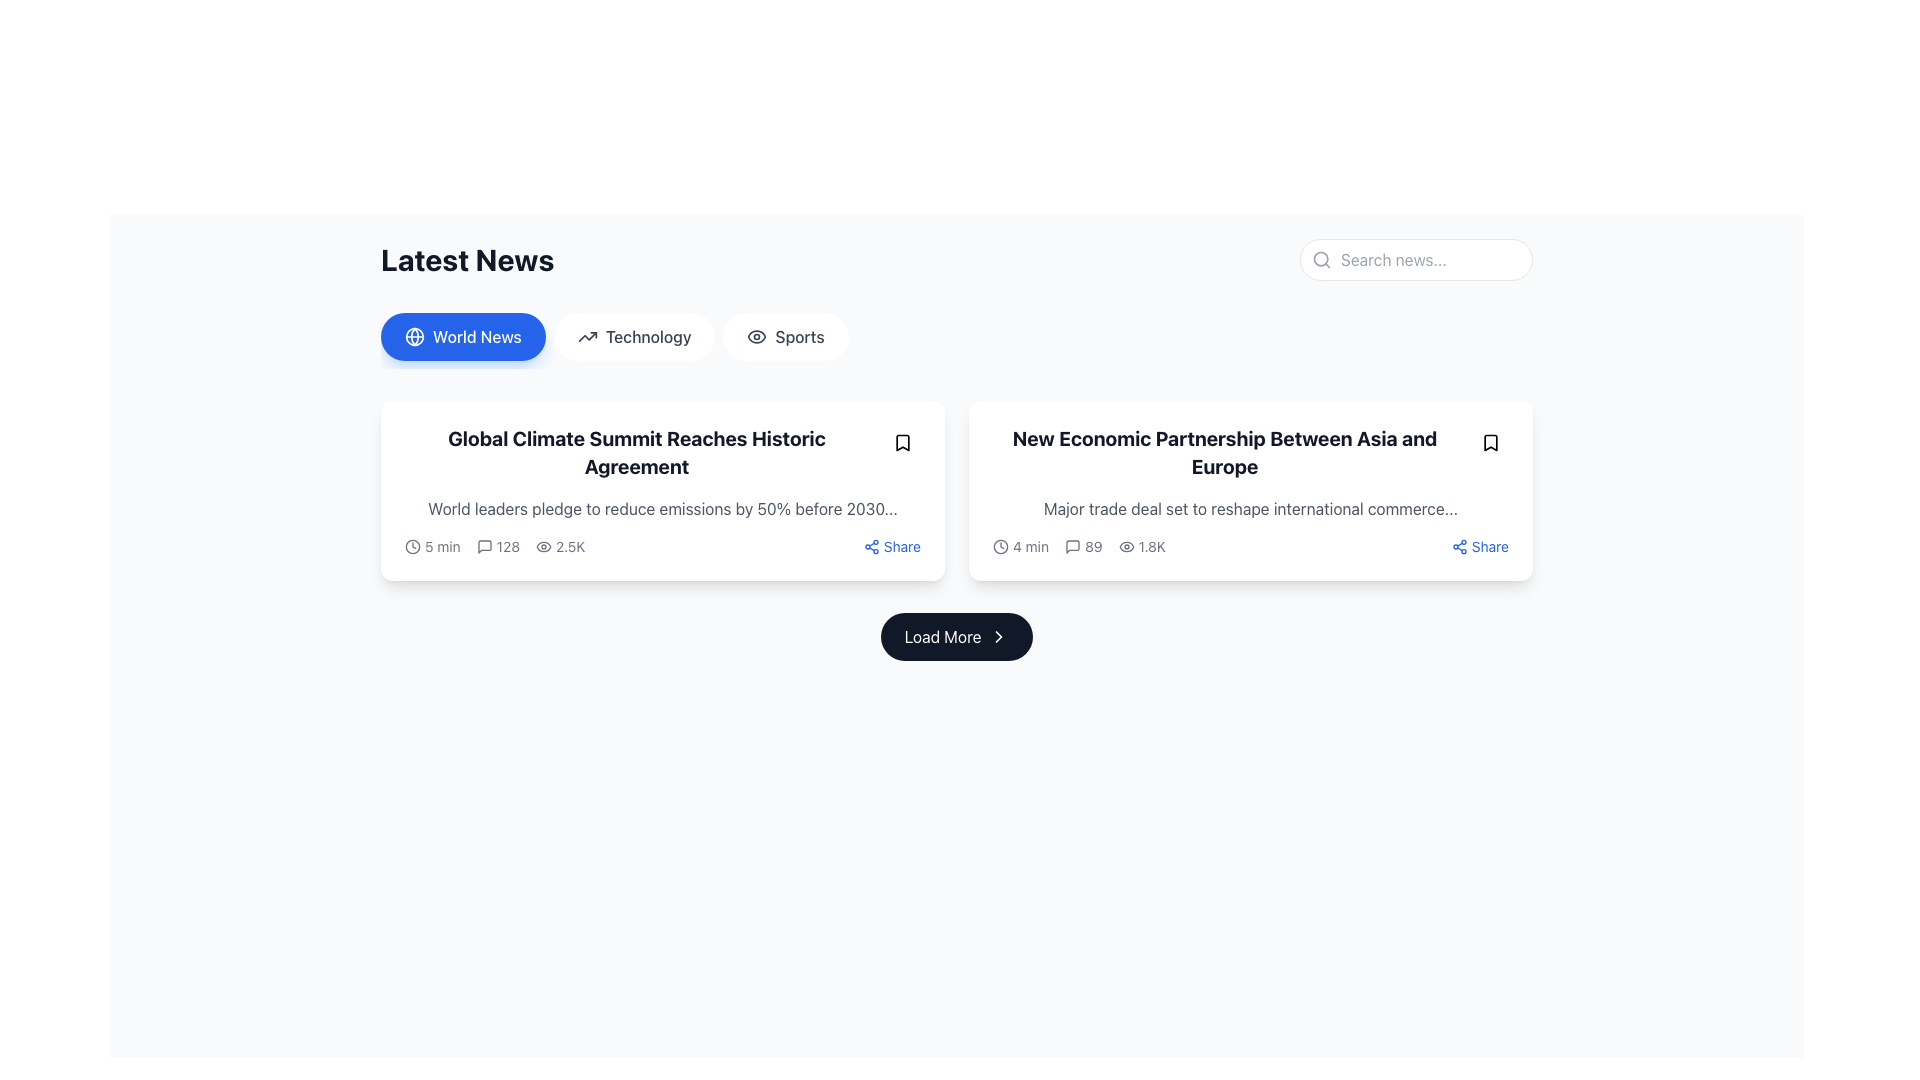 This screenshot has width=1920, height=1080. I want to click on the small polygonal shape within the SVG icon that represents an upward trend or graph, located in the middle-right portion of the layout, so click(586, 335).